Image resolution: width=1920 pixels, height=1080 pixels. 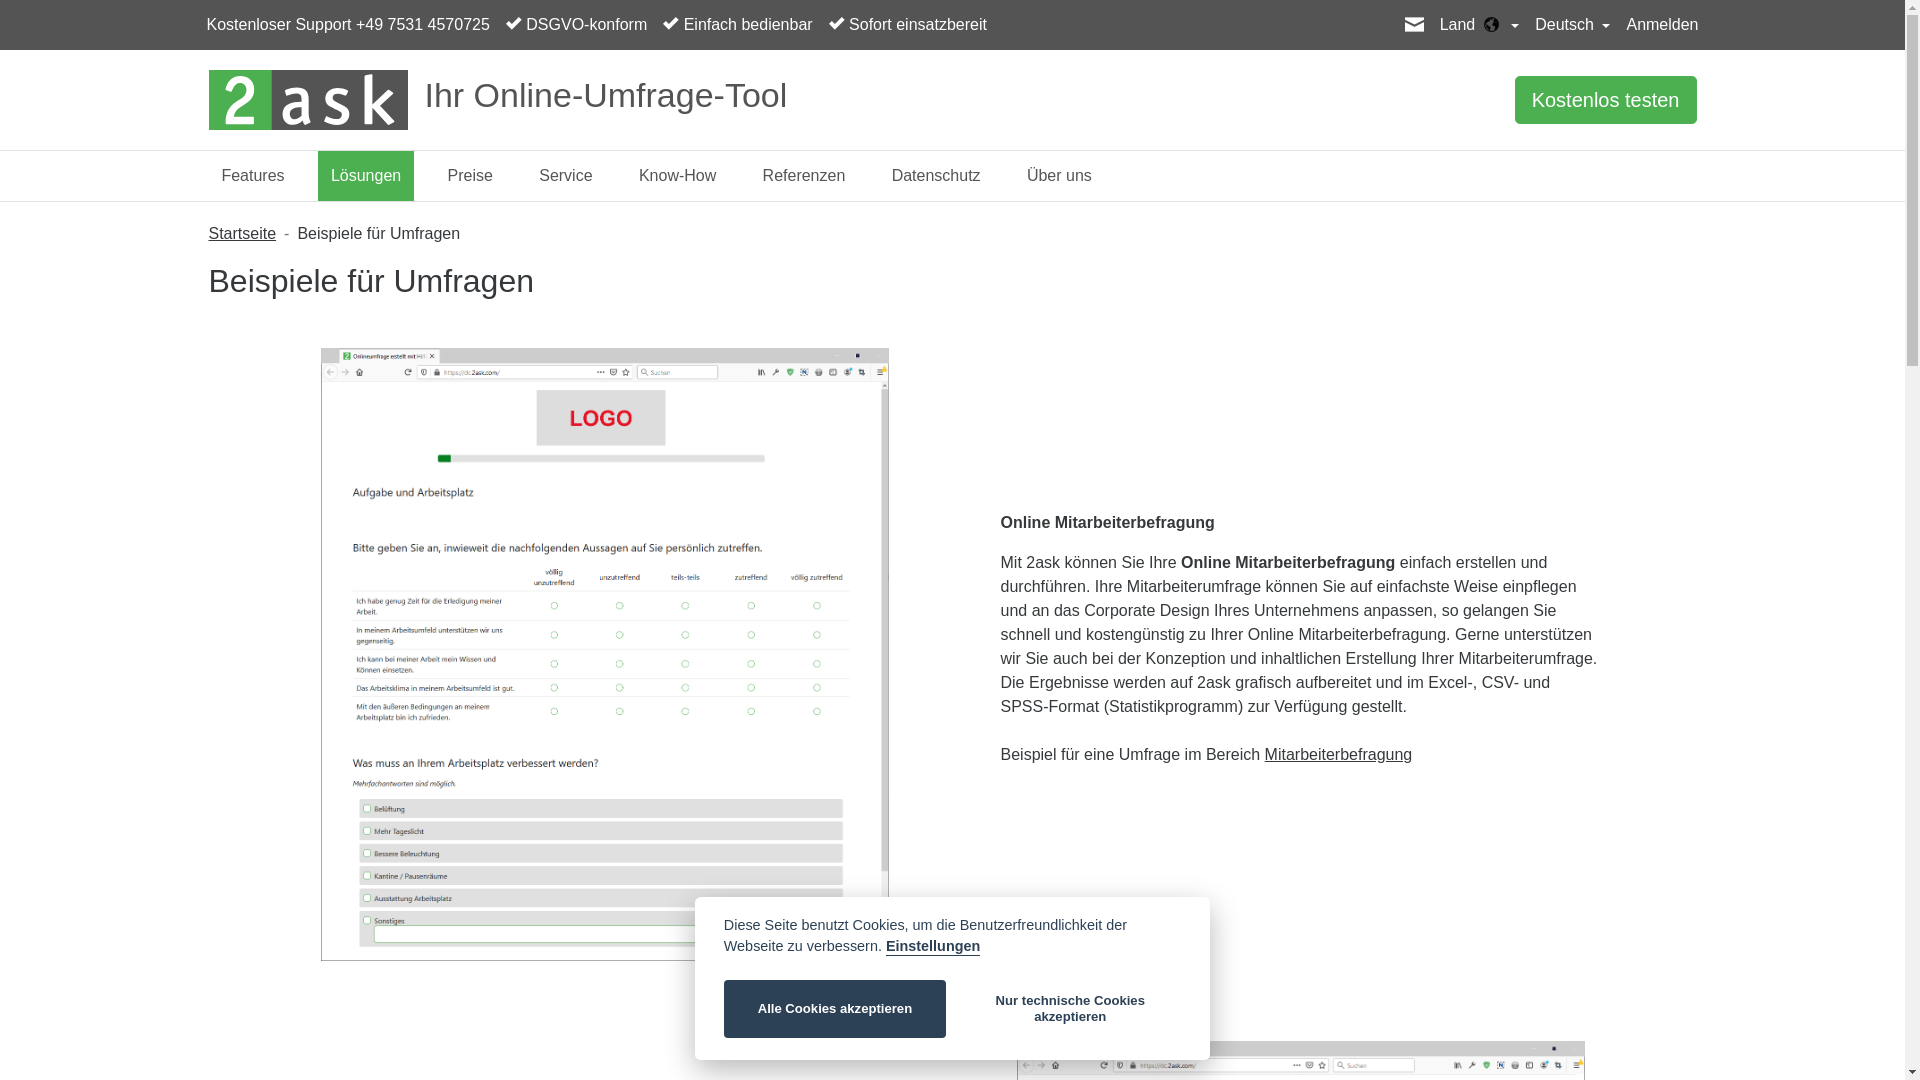 What do you see at coordinates (240, 232) in the screenshot?
I see `'Startseite'` at bounding box center [240, 232].